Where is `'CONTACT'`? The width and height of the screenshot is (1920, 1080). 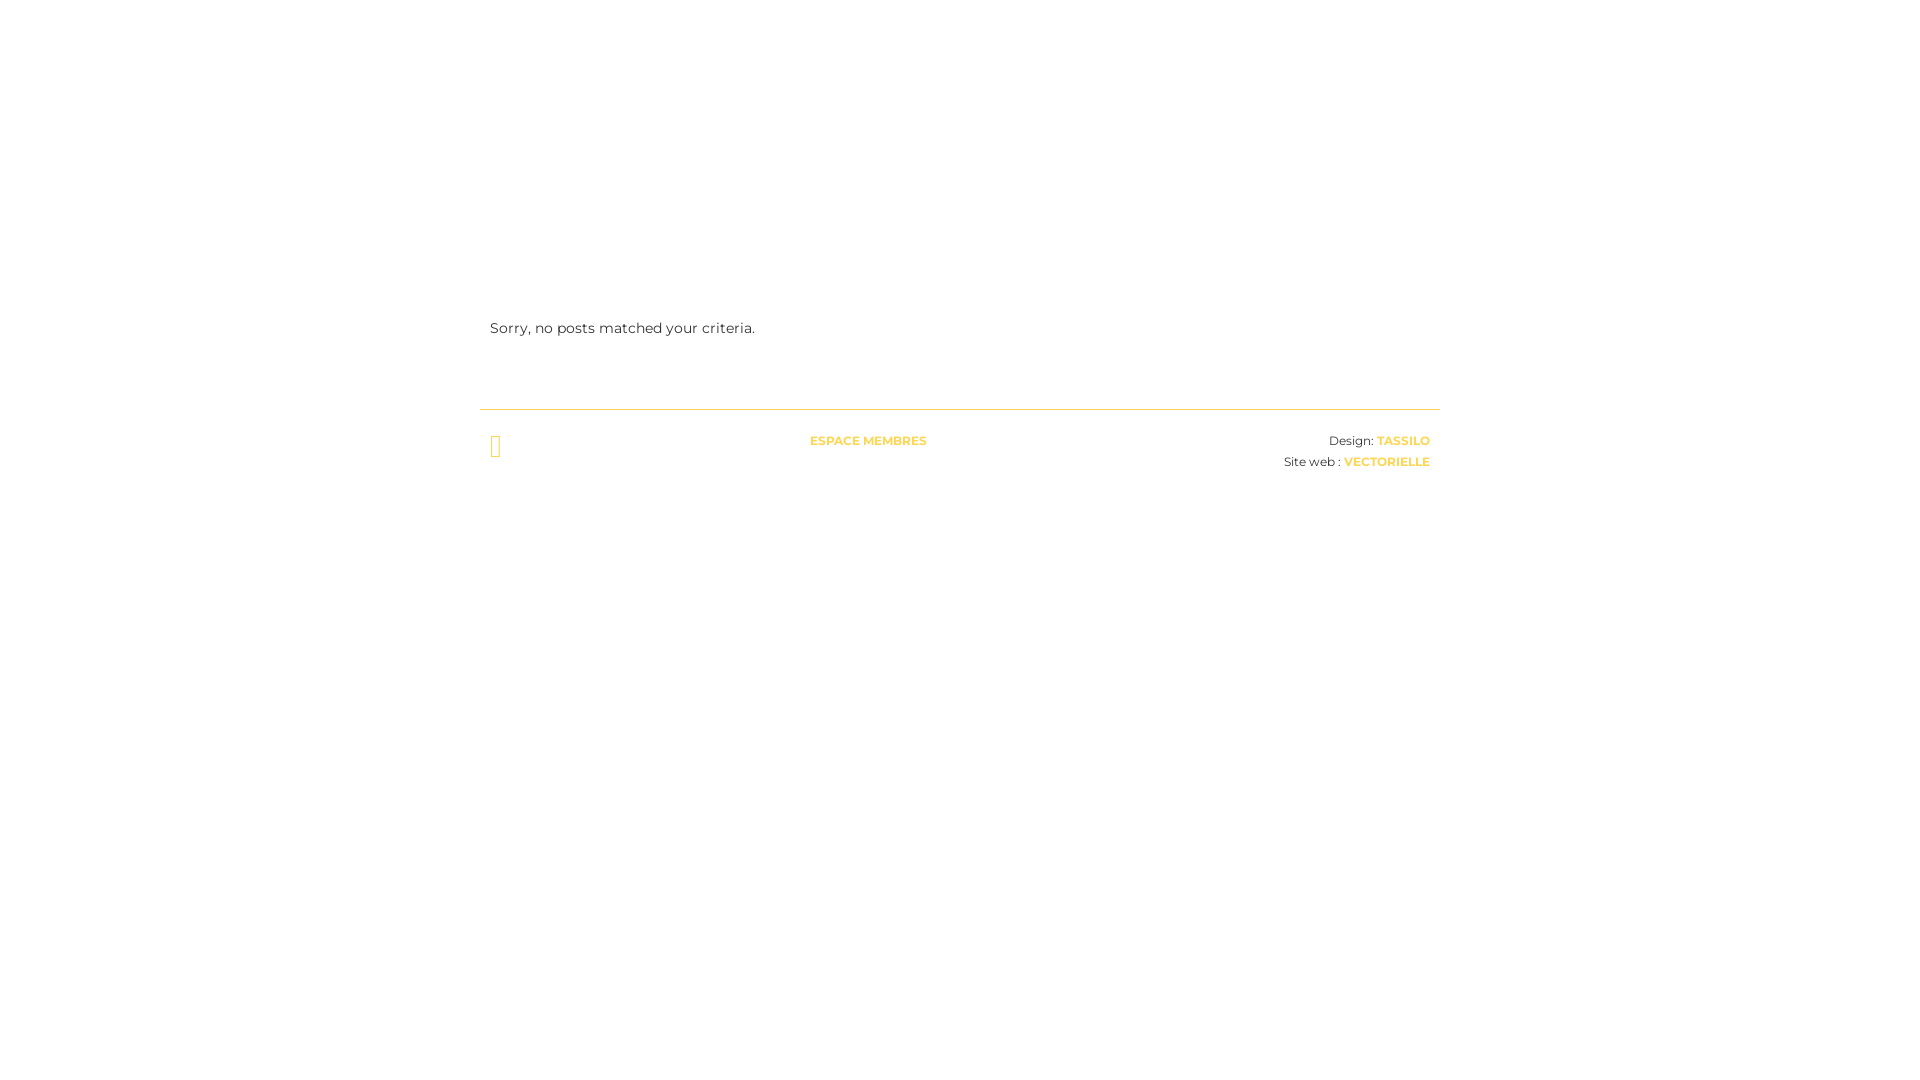
'CONTACT' is located at coordinates (1353, 68).